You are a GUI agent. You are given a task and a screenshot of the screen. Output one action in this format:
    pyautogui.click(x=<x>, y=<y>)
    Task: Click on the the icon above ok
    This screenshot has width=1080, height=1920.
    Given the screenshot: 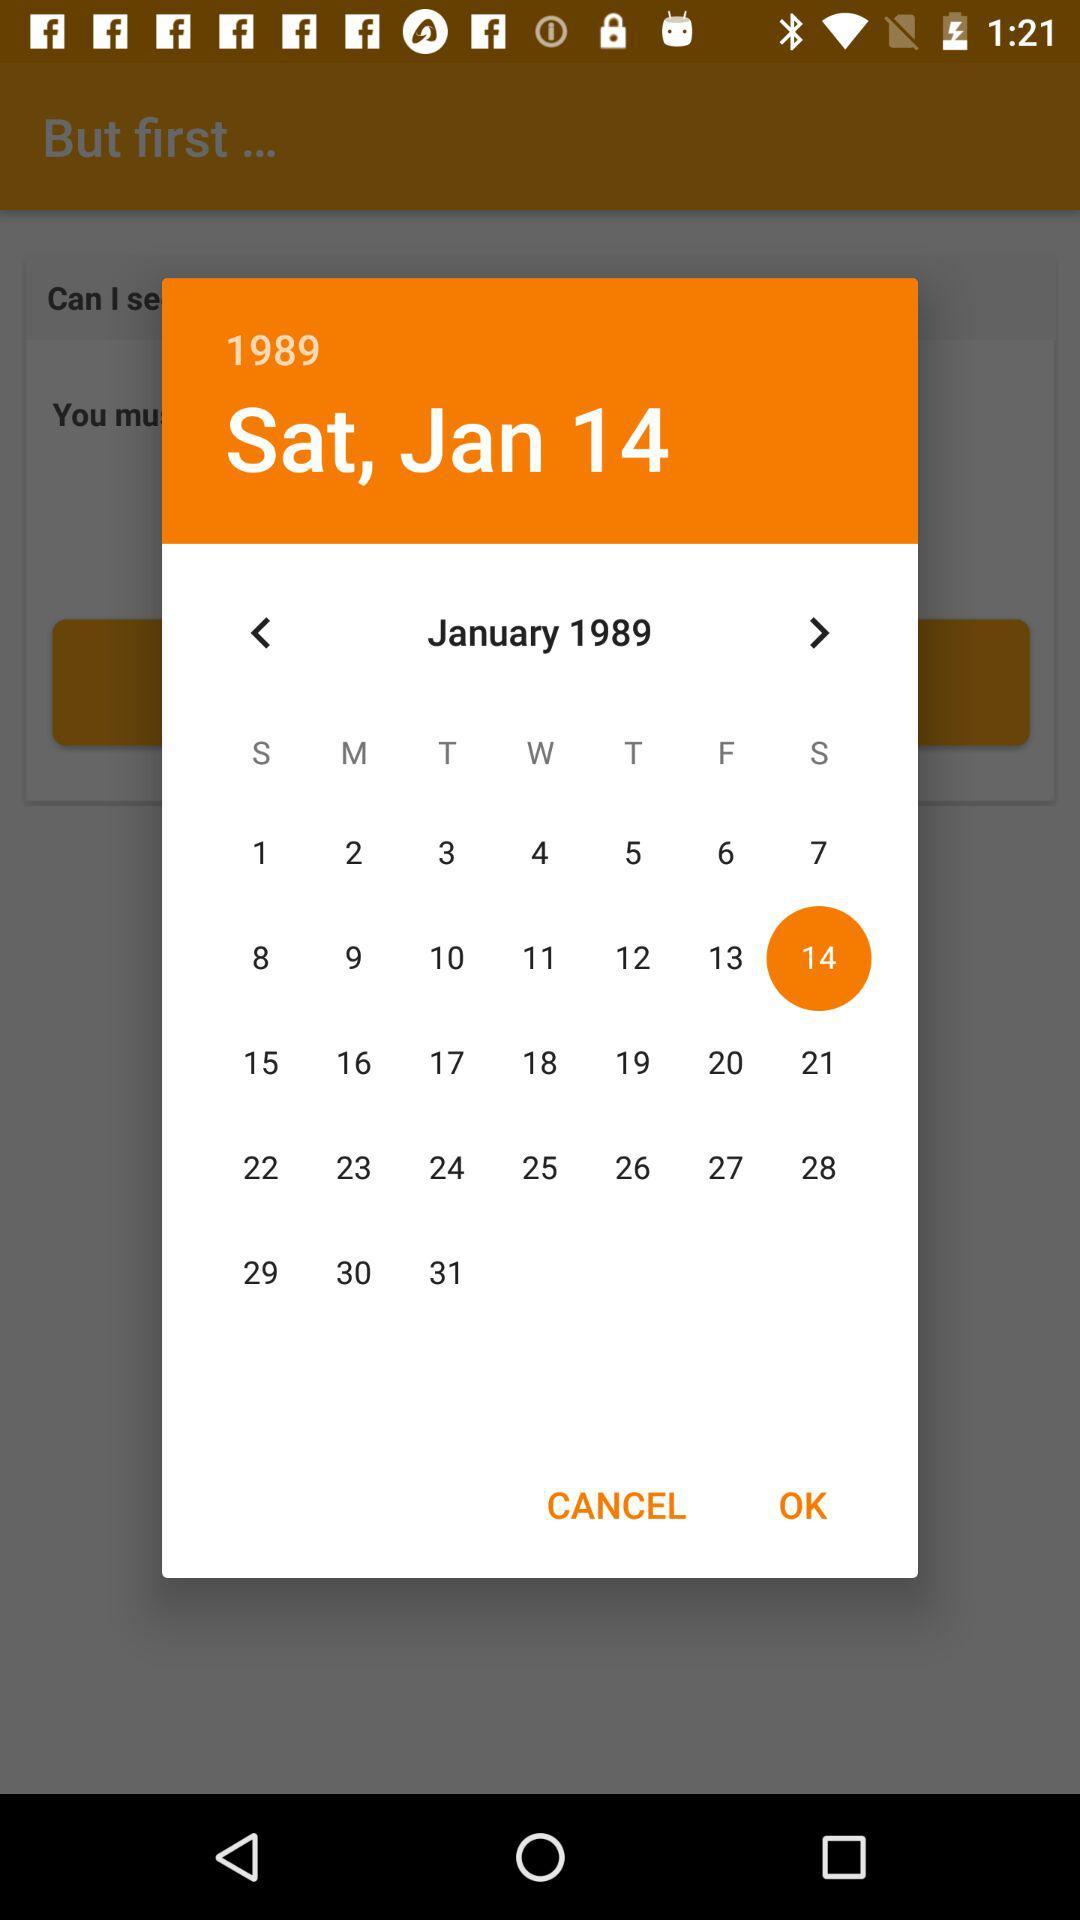 What is the action you would take?
    pyautogui.click(x=818, y=632)
    